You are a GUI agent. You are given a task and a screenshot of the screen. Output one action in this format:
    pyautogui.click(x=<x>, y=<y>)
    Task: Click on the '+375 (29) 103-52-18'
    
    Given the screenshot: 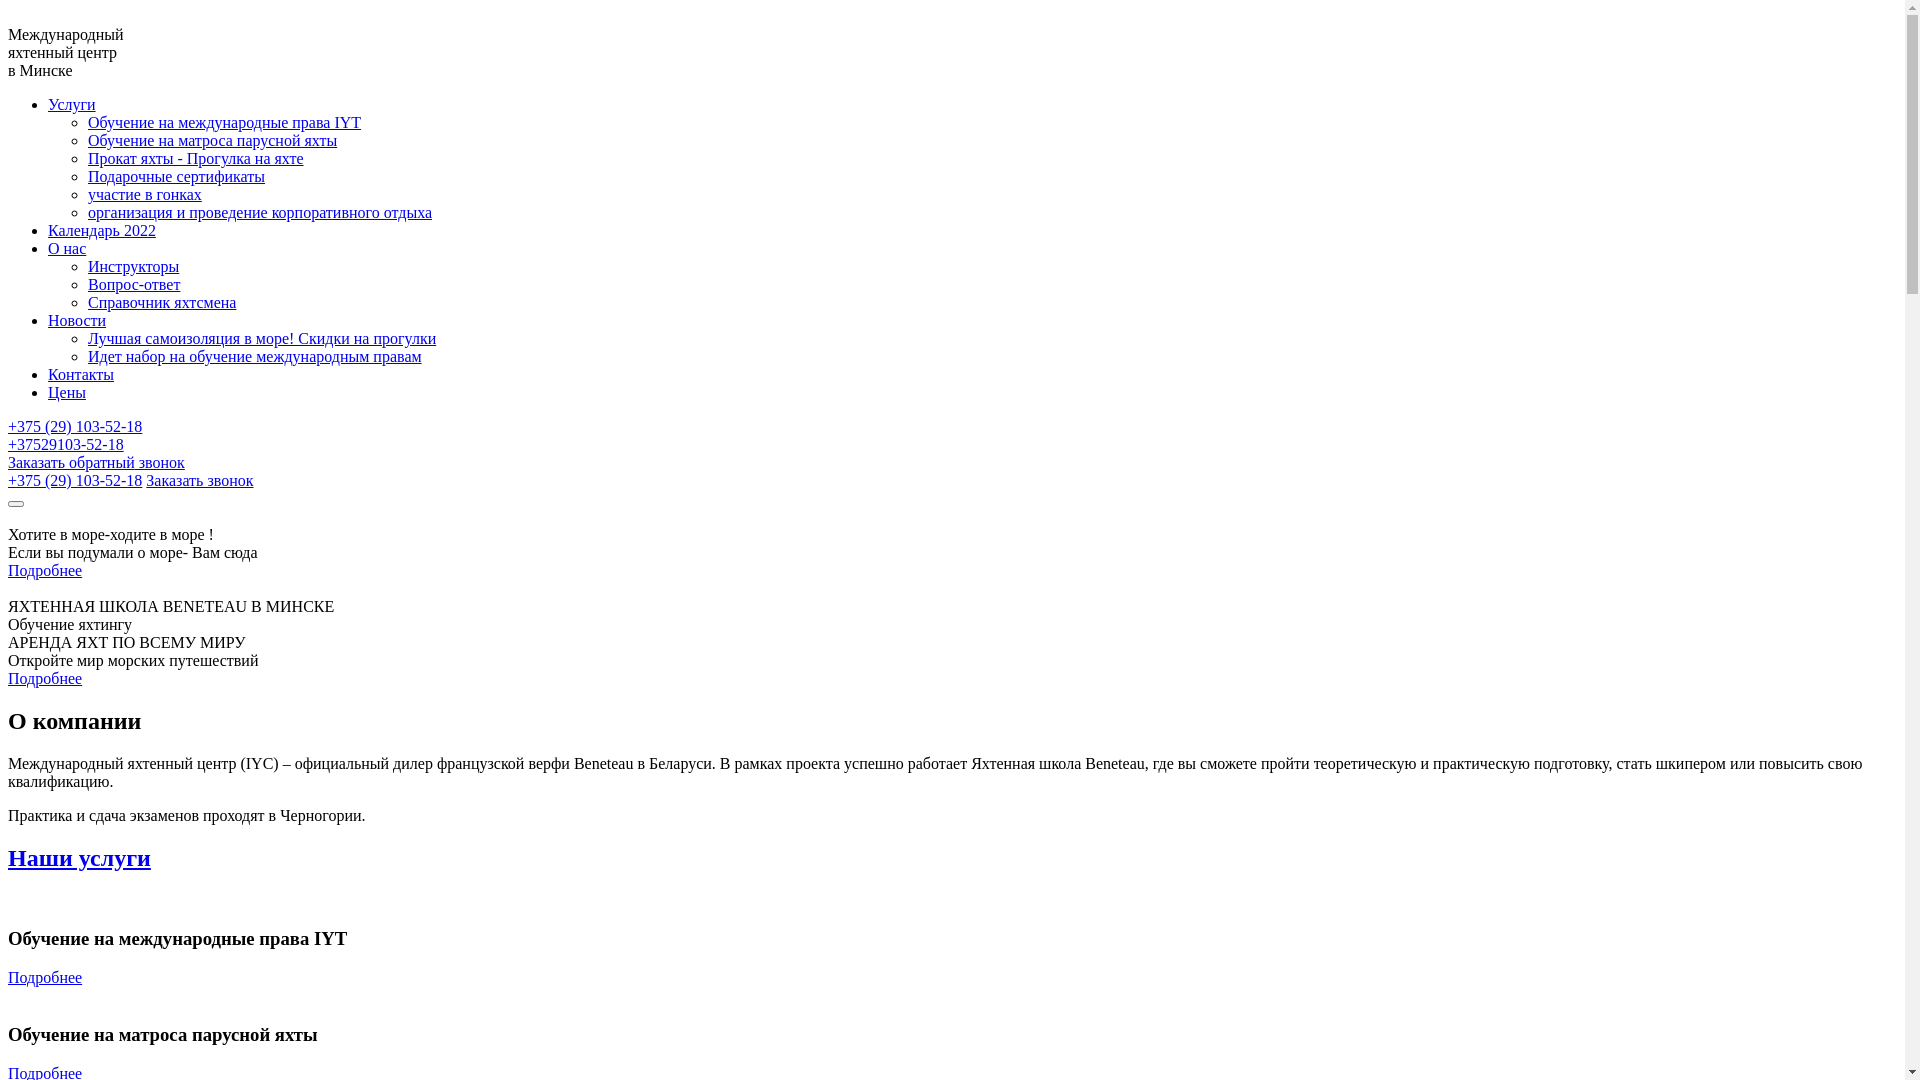 What is the action you would take?
    pyautogui.click(x=8, y=425)
    